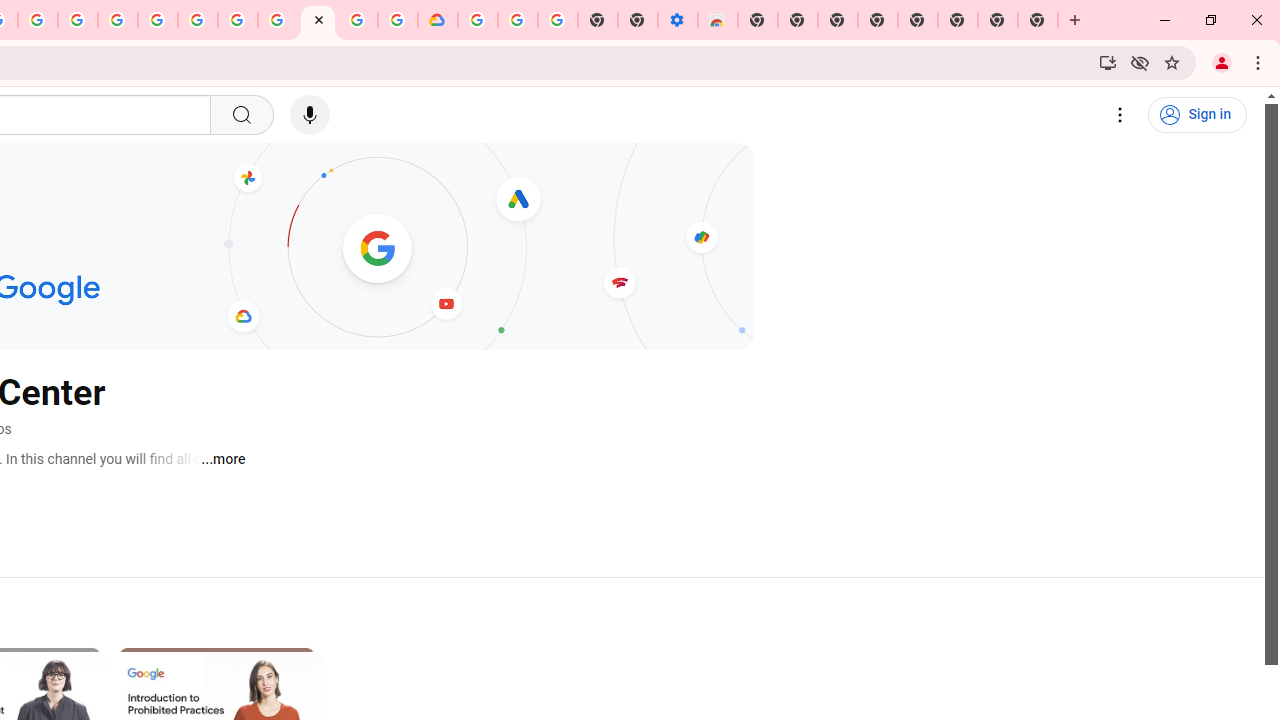 Image resolution: width=1280 pixels, height=720 pixels. What do you see at coordinates (37, 20) in the screenshot?
I see `'Create your Google Account'` at bounding box center [37, 20].